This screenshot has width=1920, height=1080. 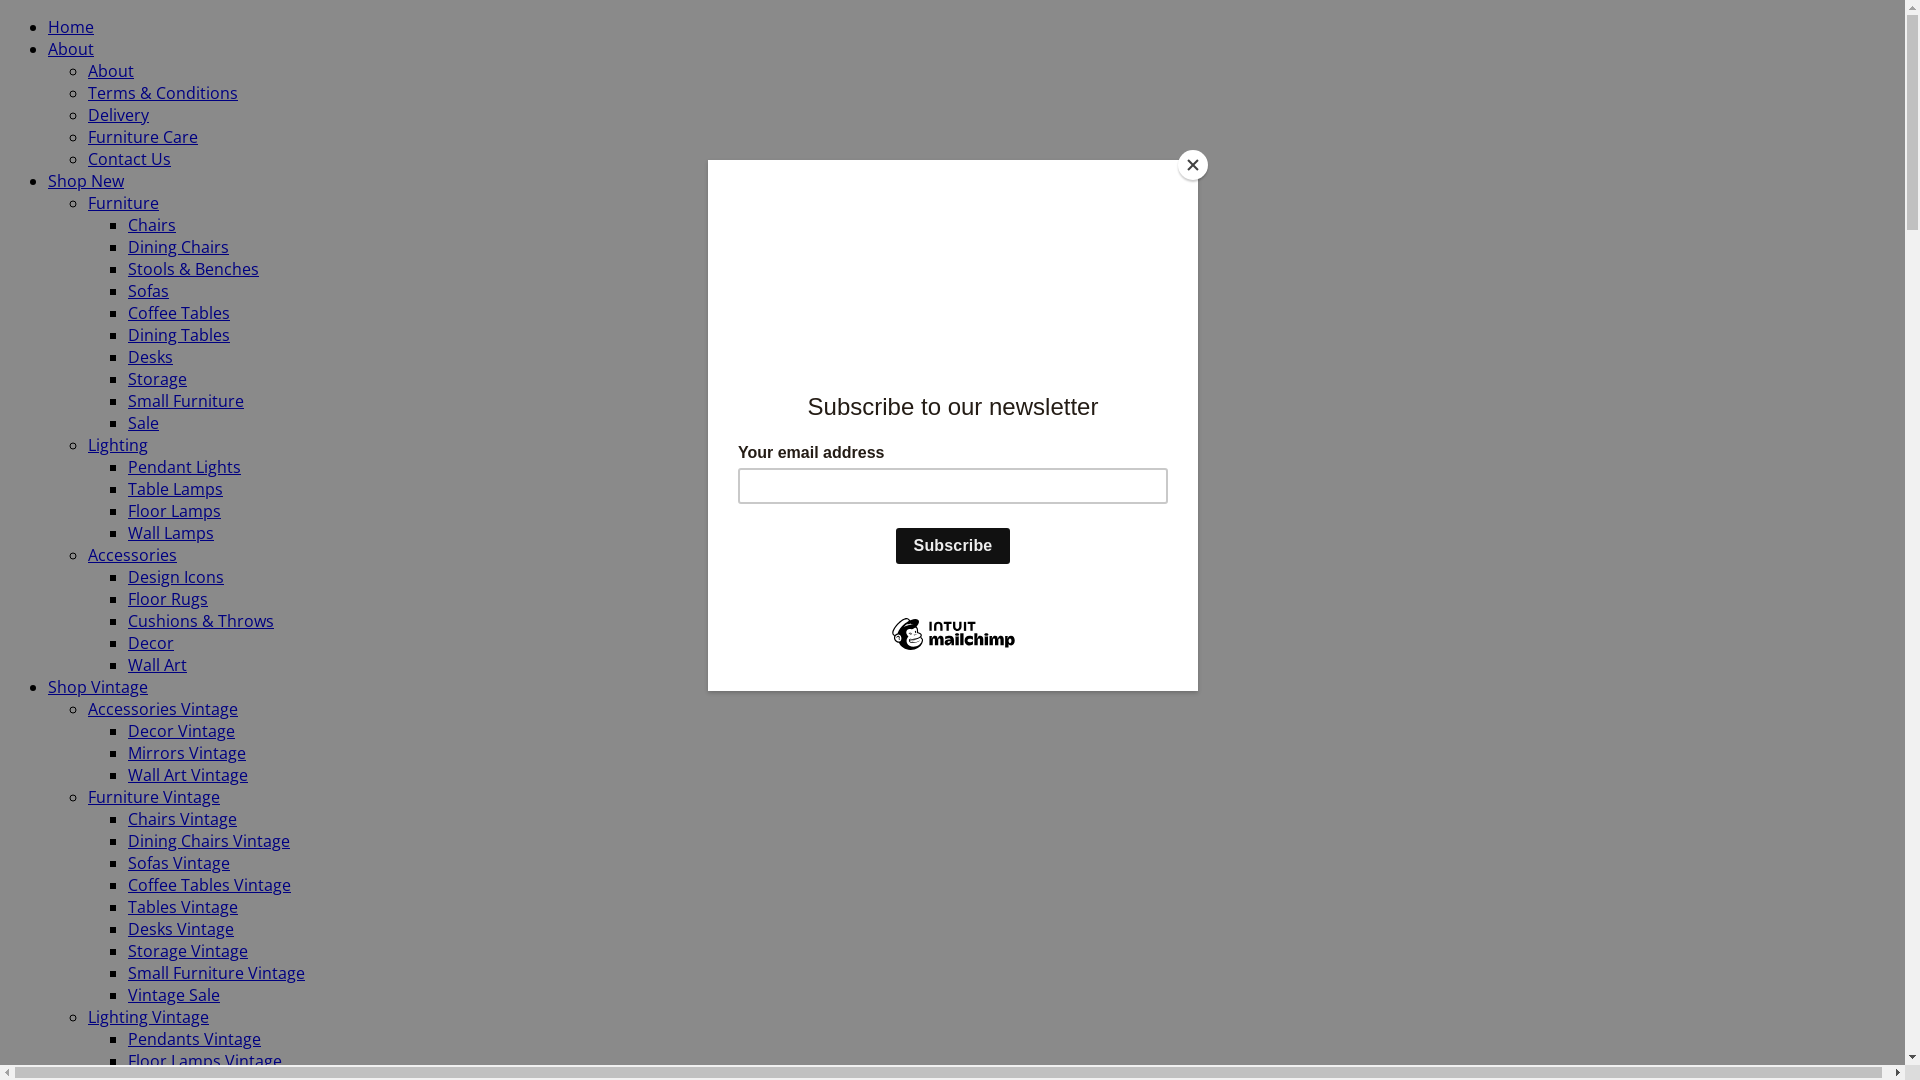 I want to click on 'About', so click(x=86, y=69).